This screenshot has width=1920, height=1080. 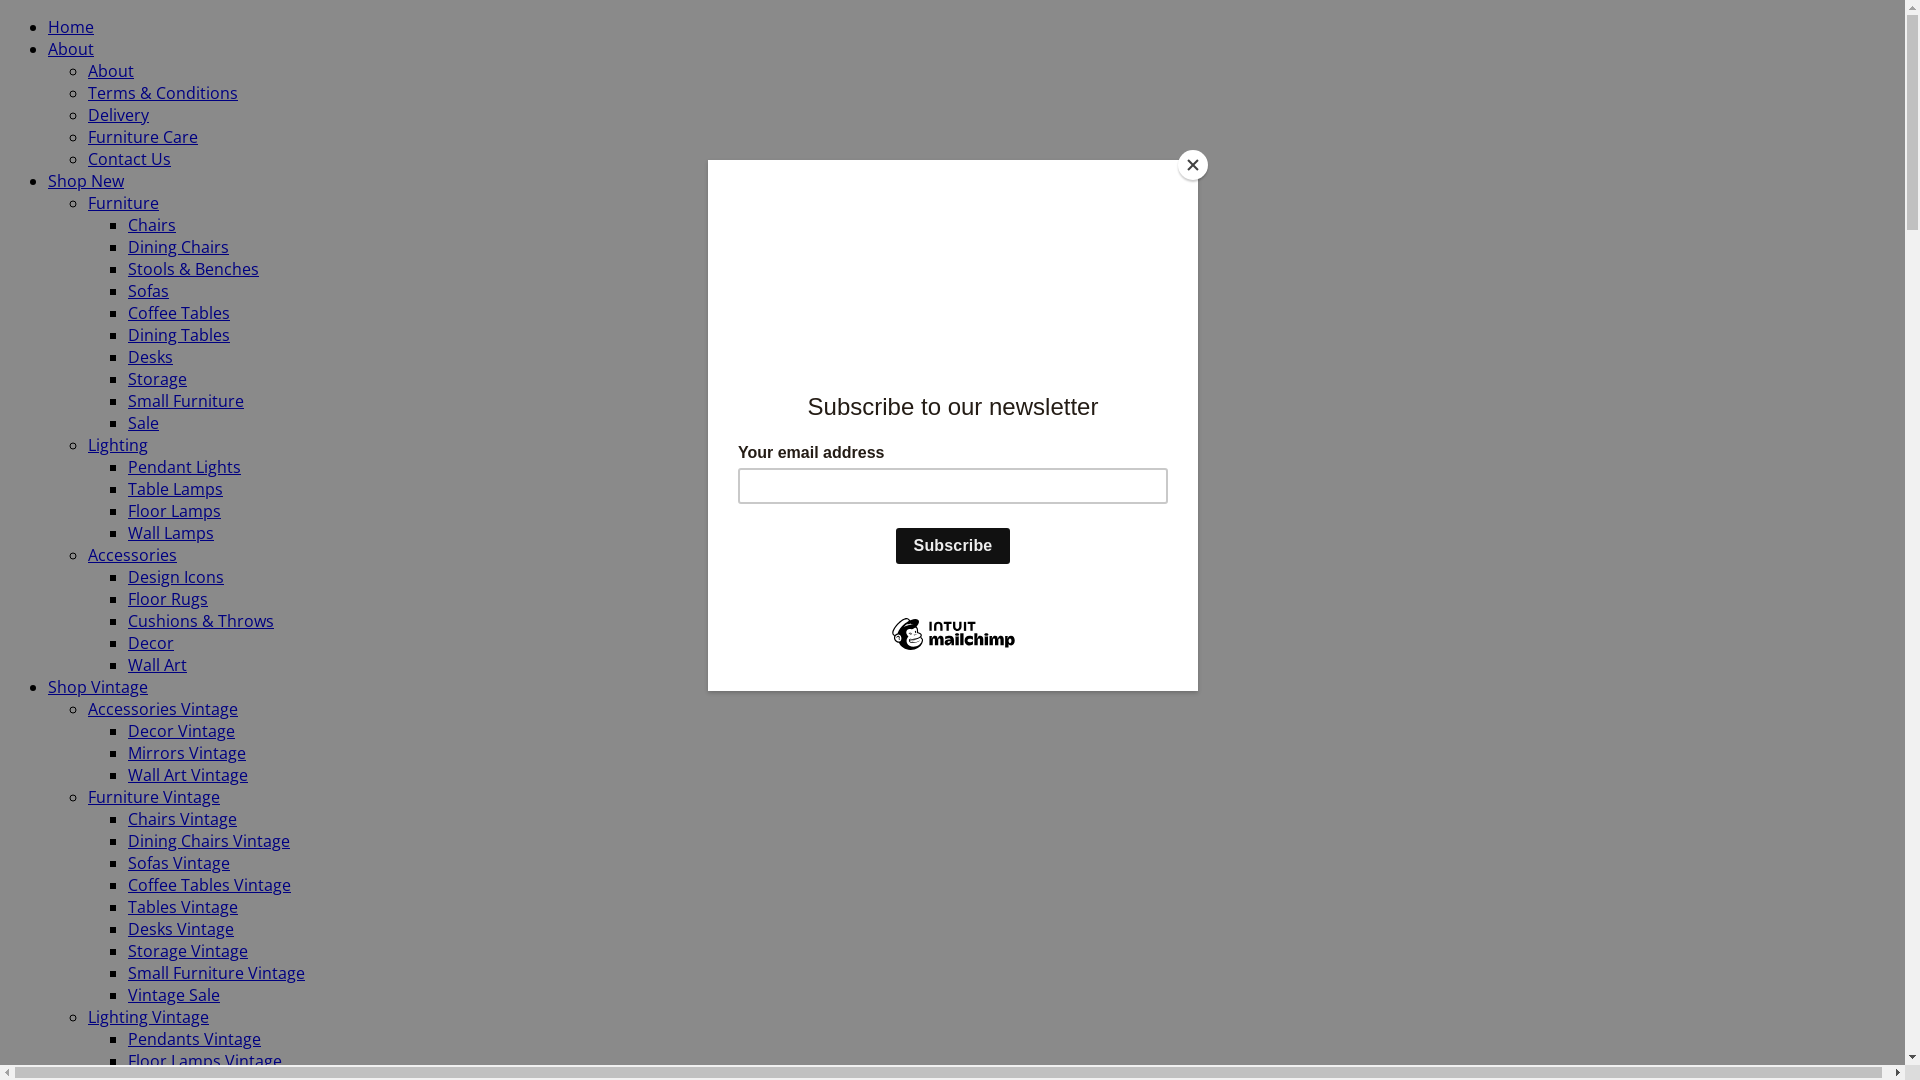 I want to click on 'About', so click(x=86, y=69).